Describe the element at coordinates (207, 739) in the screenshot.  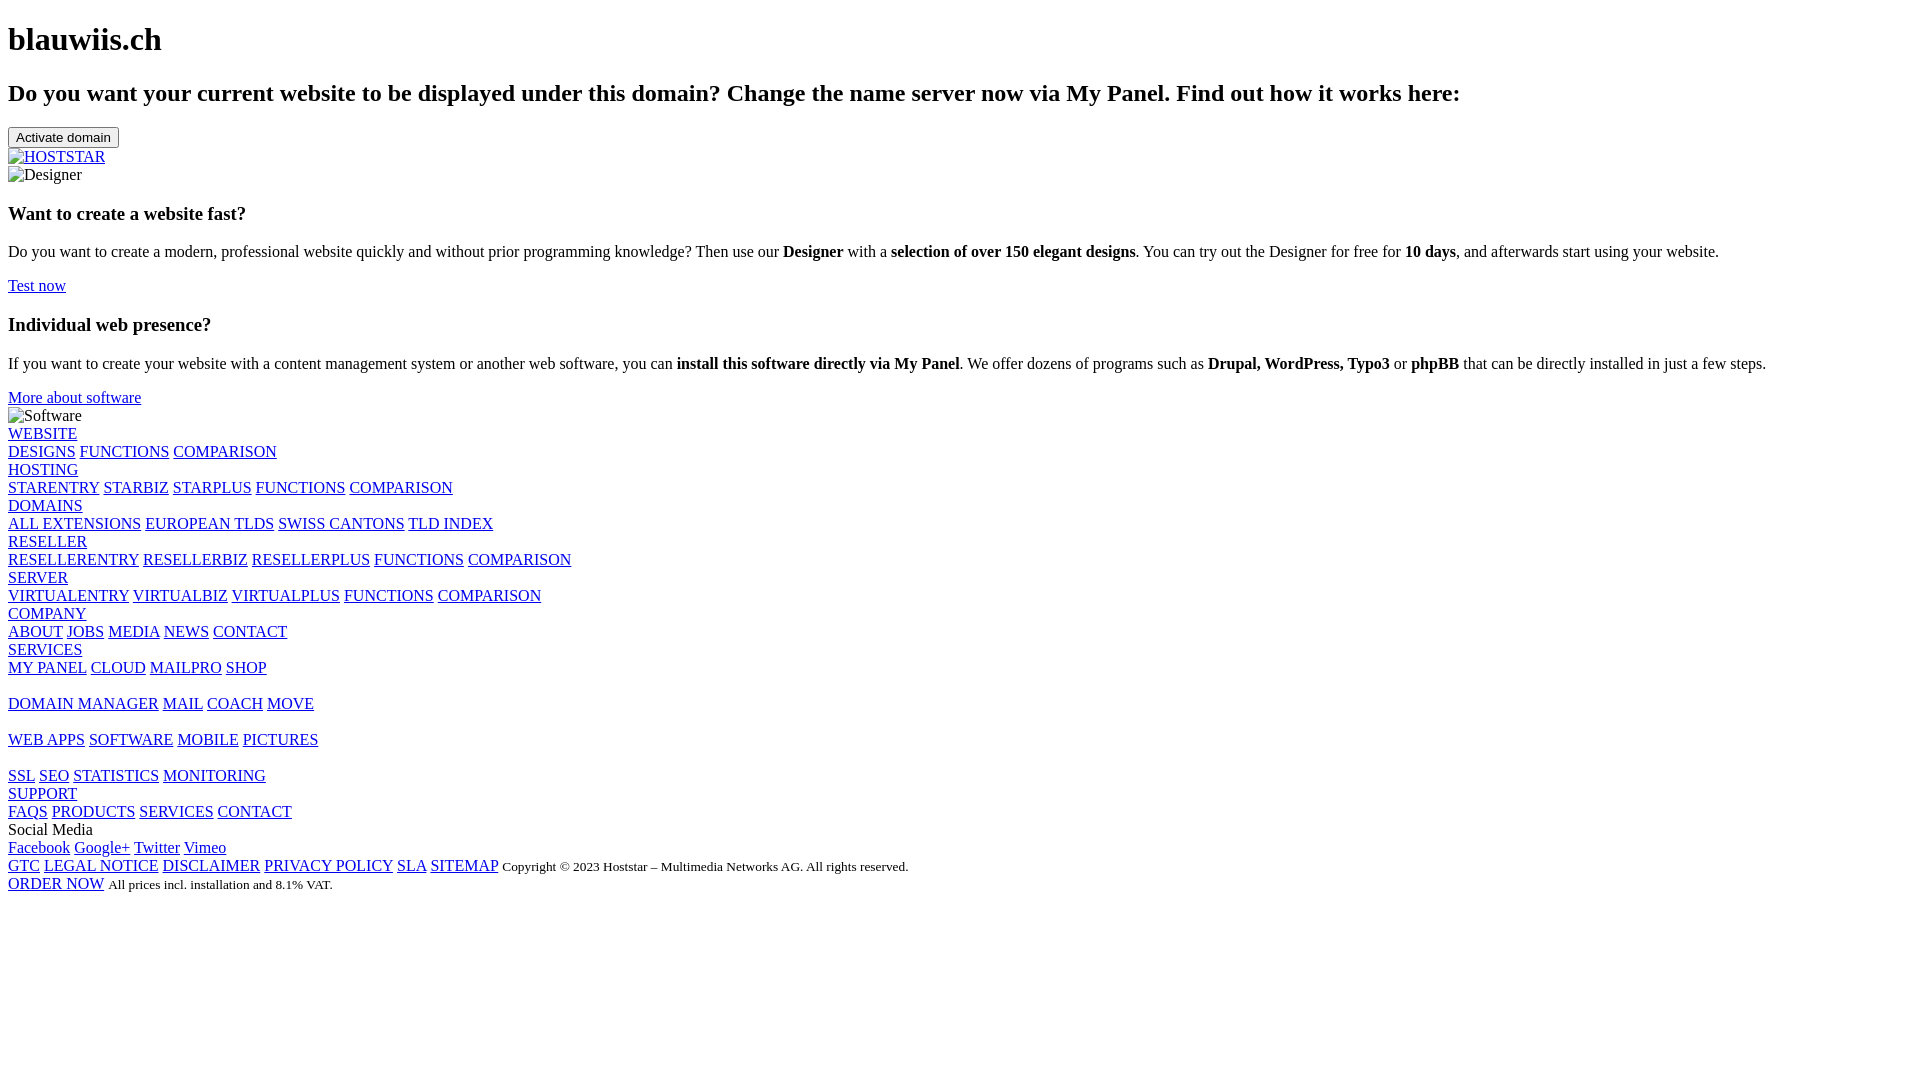
I see `'MOBILE'` at that location.